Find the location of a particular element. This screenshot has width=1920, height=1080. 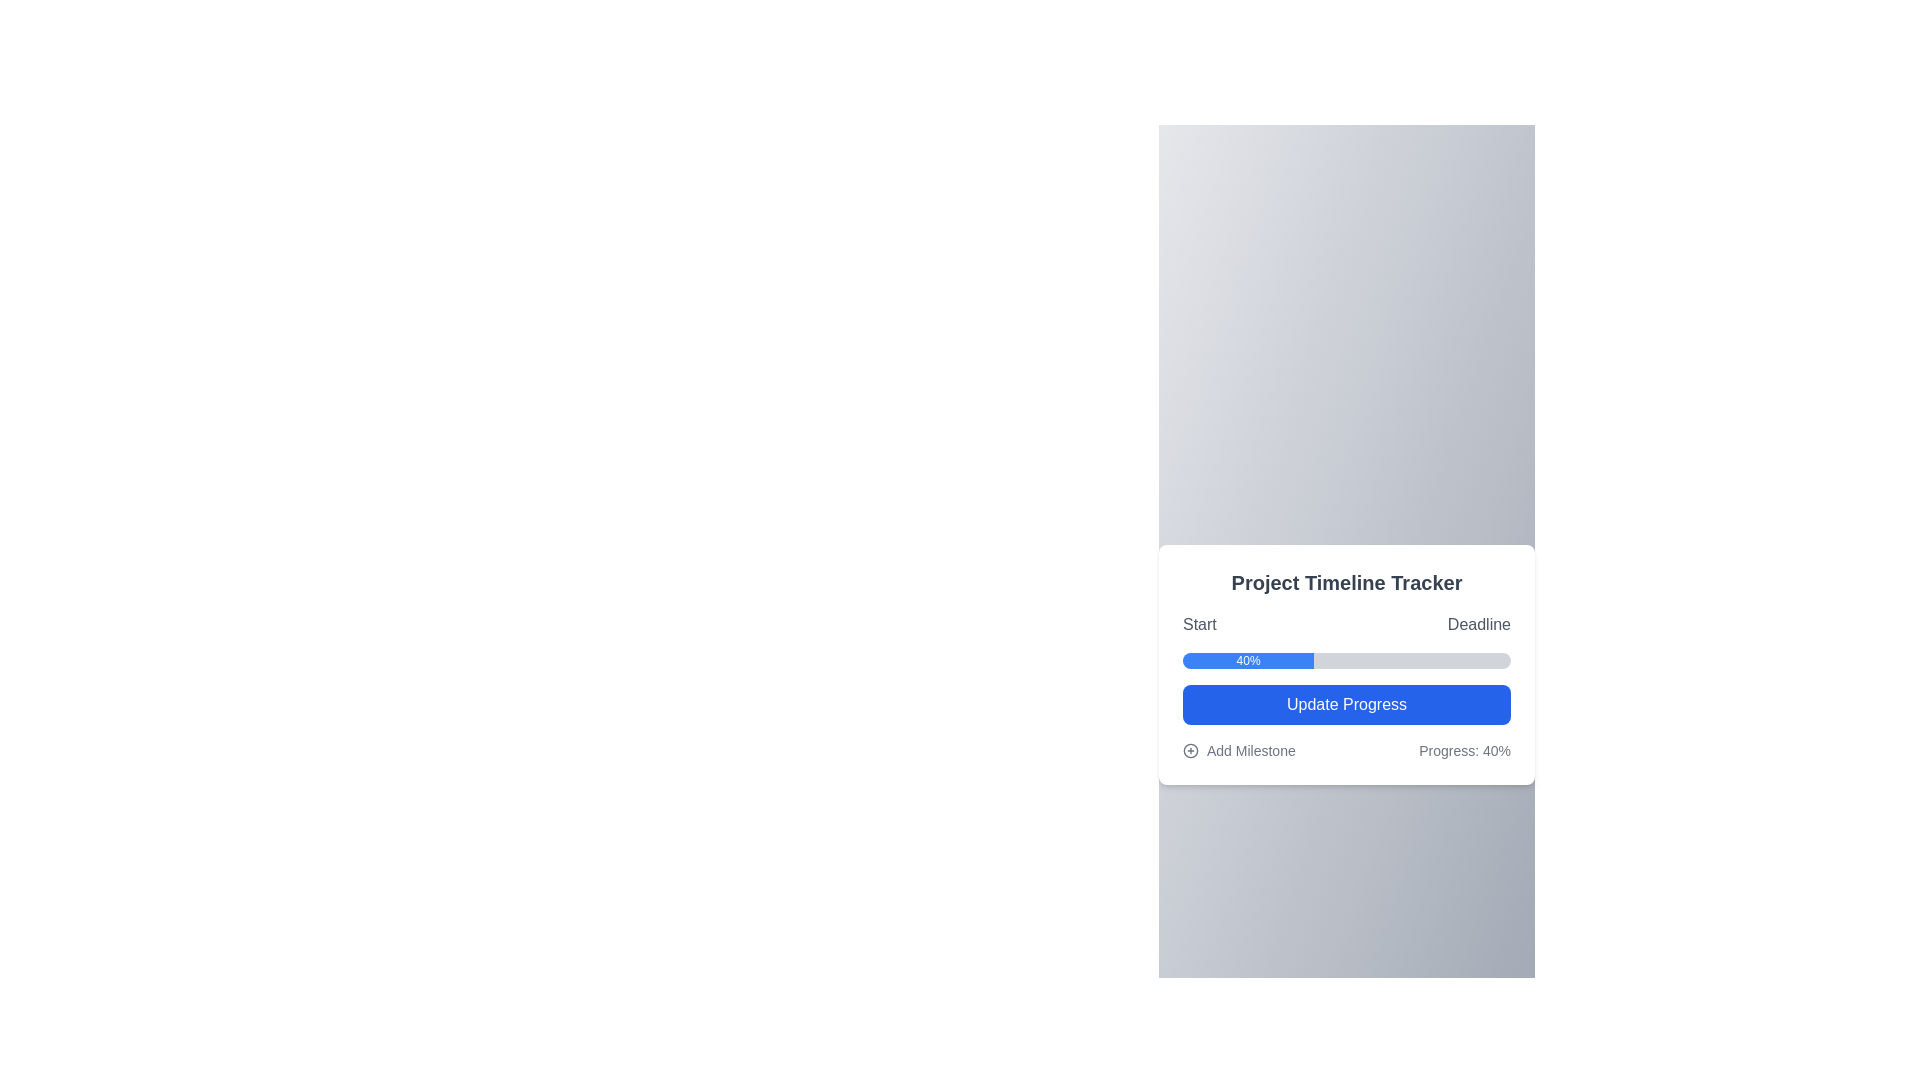

the icon that visually indicates the action of adding a new milestone, positioned to the left of the 'Add Milestone' text in the 'Project Timeline Tracker' card is located at coordinates (1190, 751).